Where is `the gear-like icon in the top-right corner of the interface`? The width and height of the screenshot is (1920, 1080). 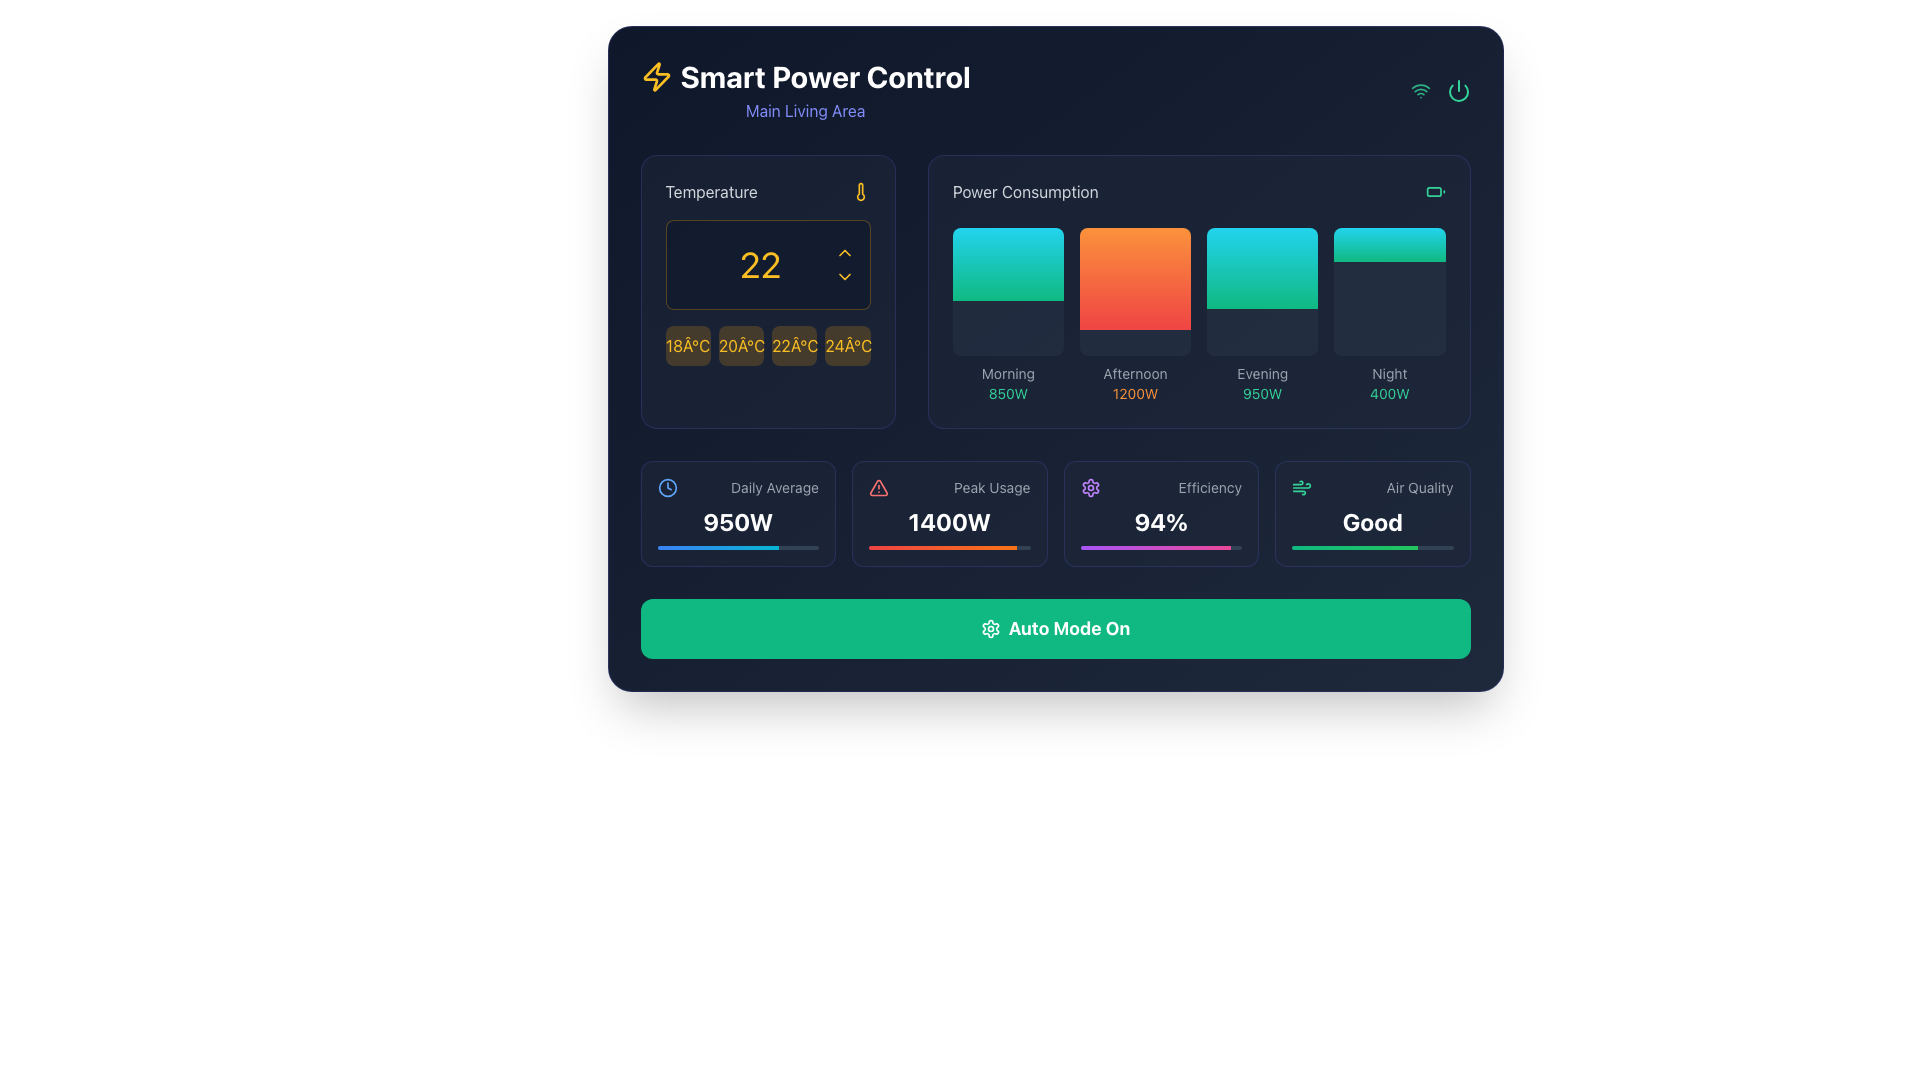
the gear-like icon in the top-right corner of the interface is located at coordinates (990, 627).